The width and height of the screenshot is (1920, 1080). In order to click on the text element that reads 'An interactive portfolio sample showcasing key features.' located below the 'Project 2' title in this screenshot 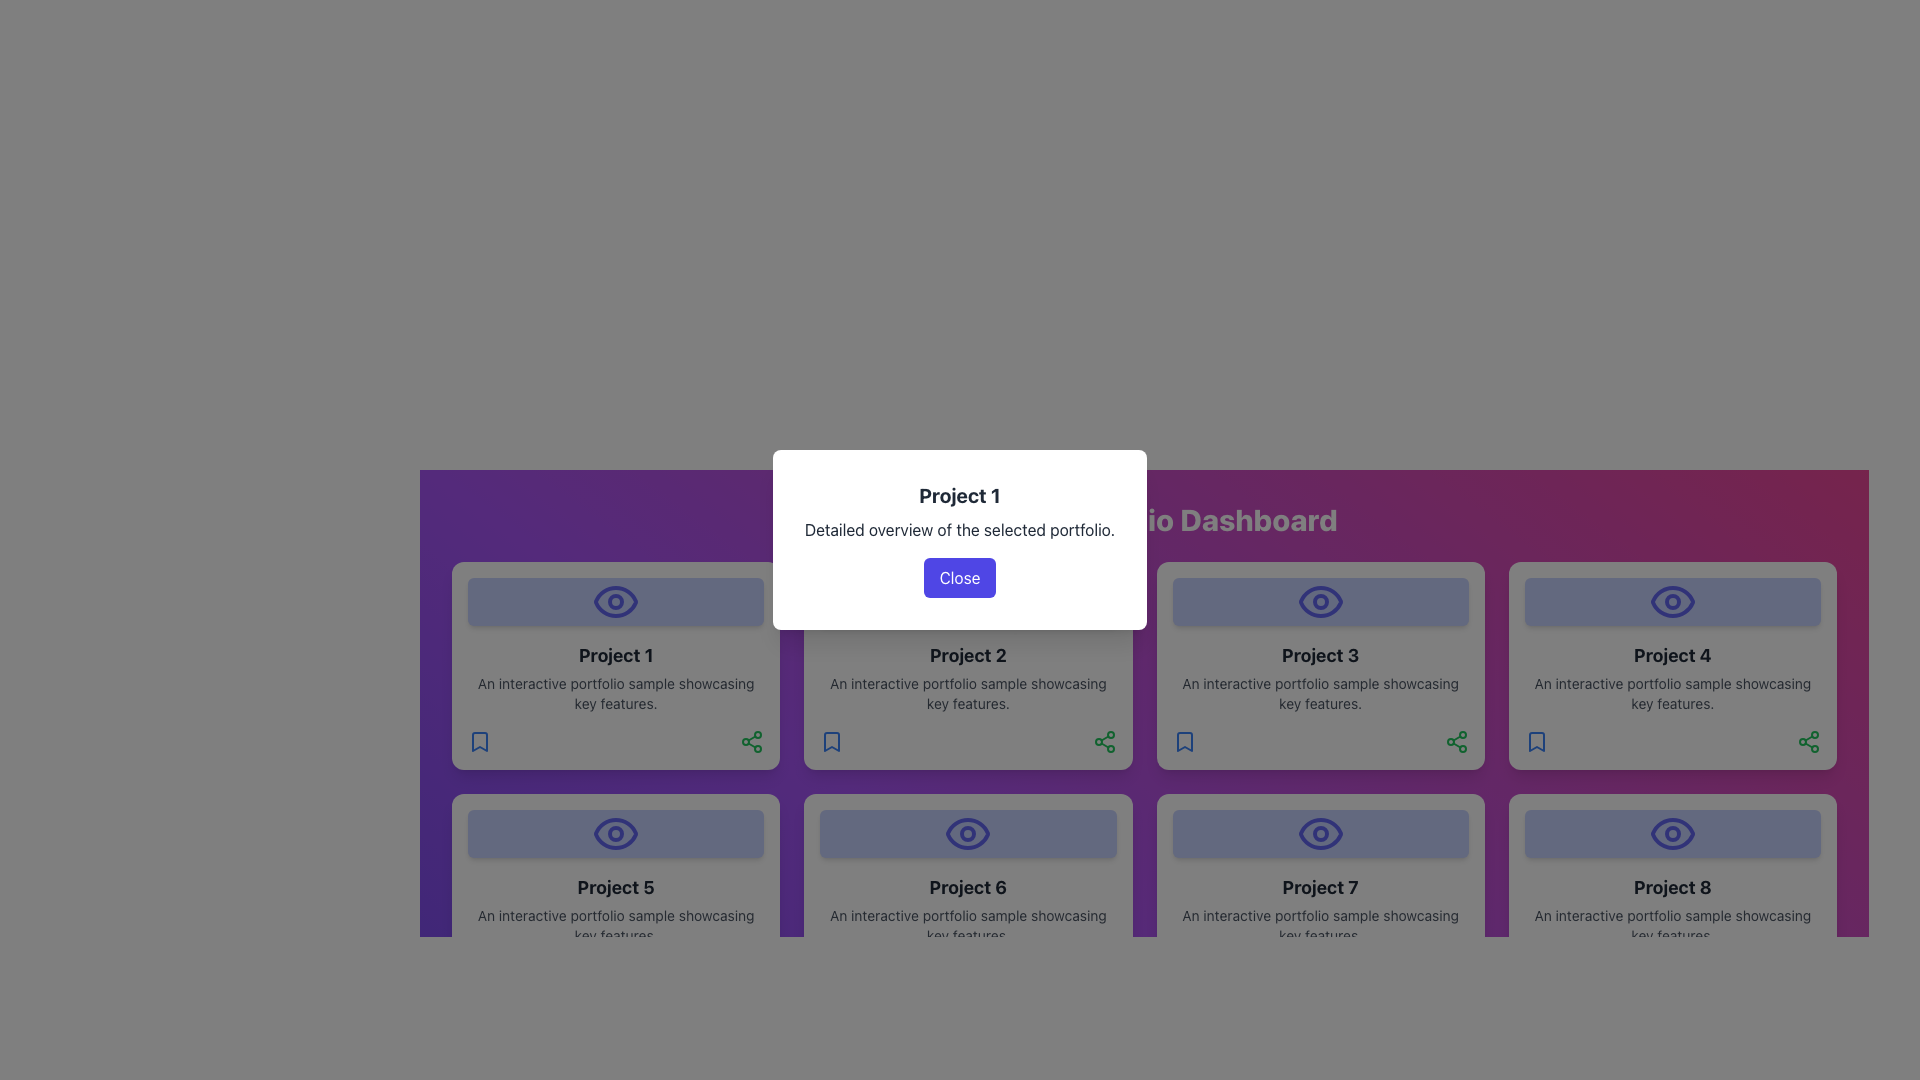, I will do `click(968, 693)`.